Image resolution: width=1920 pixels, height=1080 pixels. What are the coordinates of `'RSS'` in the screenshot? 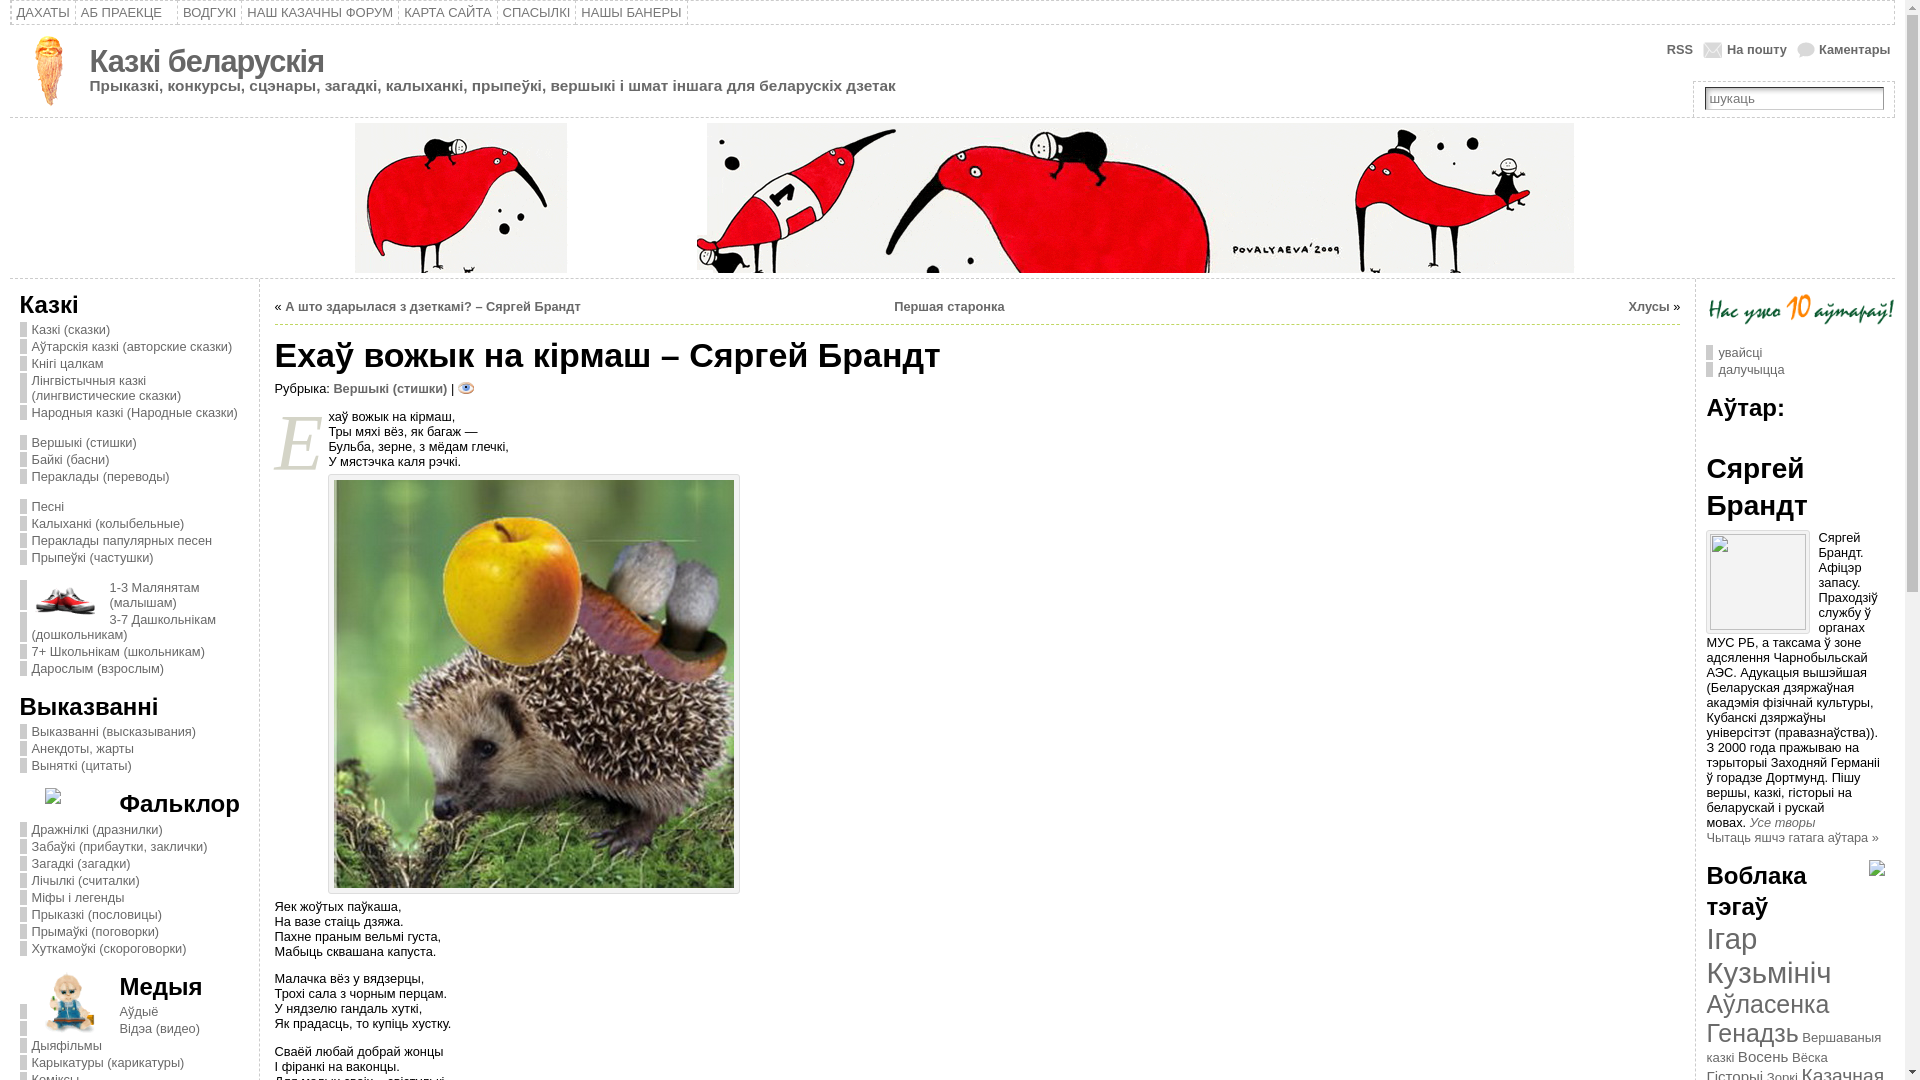 It's located at (1670, 49).